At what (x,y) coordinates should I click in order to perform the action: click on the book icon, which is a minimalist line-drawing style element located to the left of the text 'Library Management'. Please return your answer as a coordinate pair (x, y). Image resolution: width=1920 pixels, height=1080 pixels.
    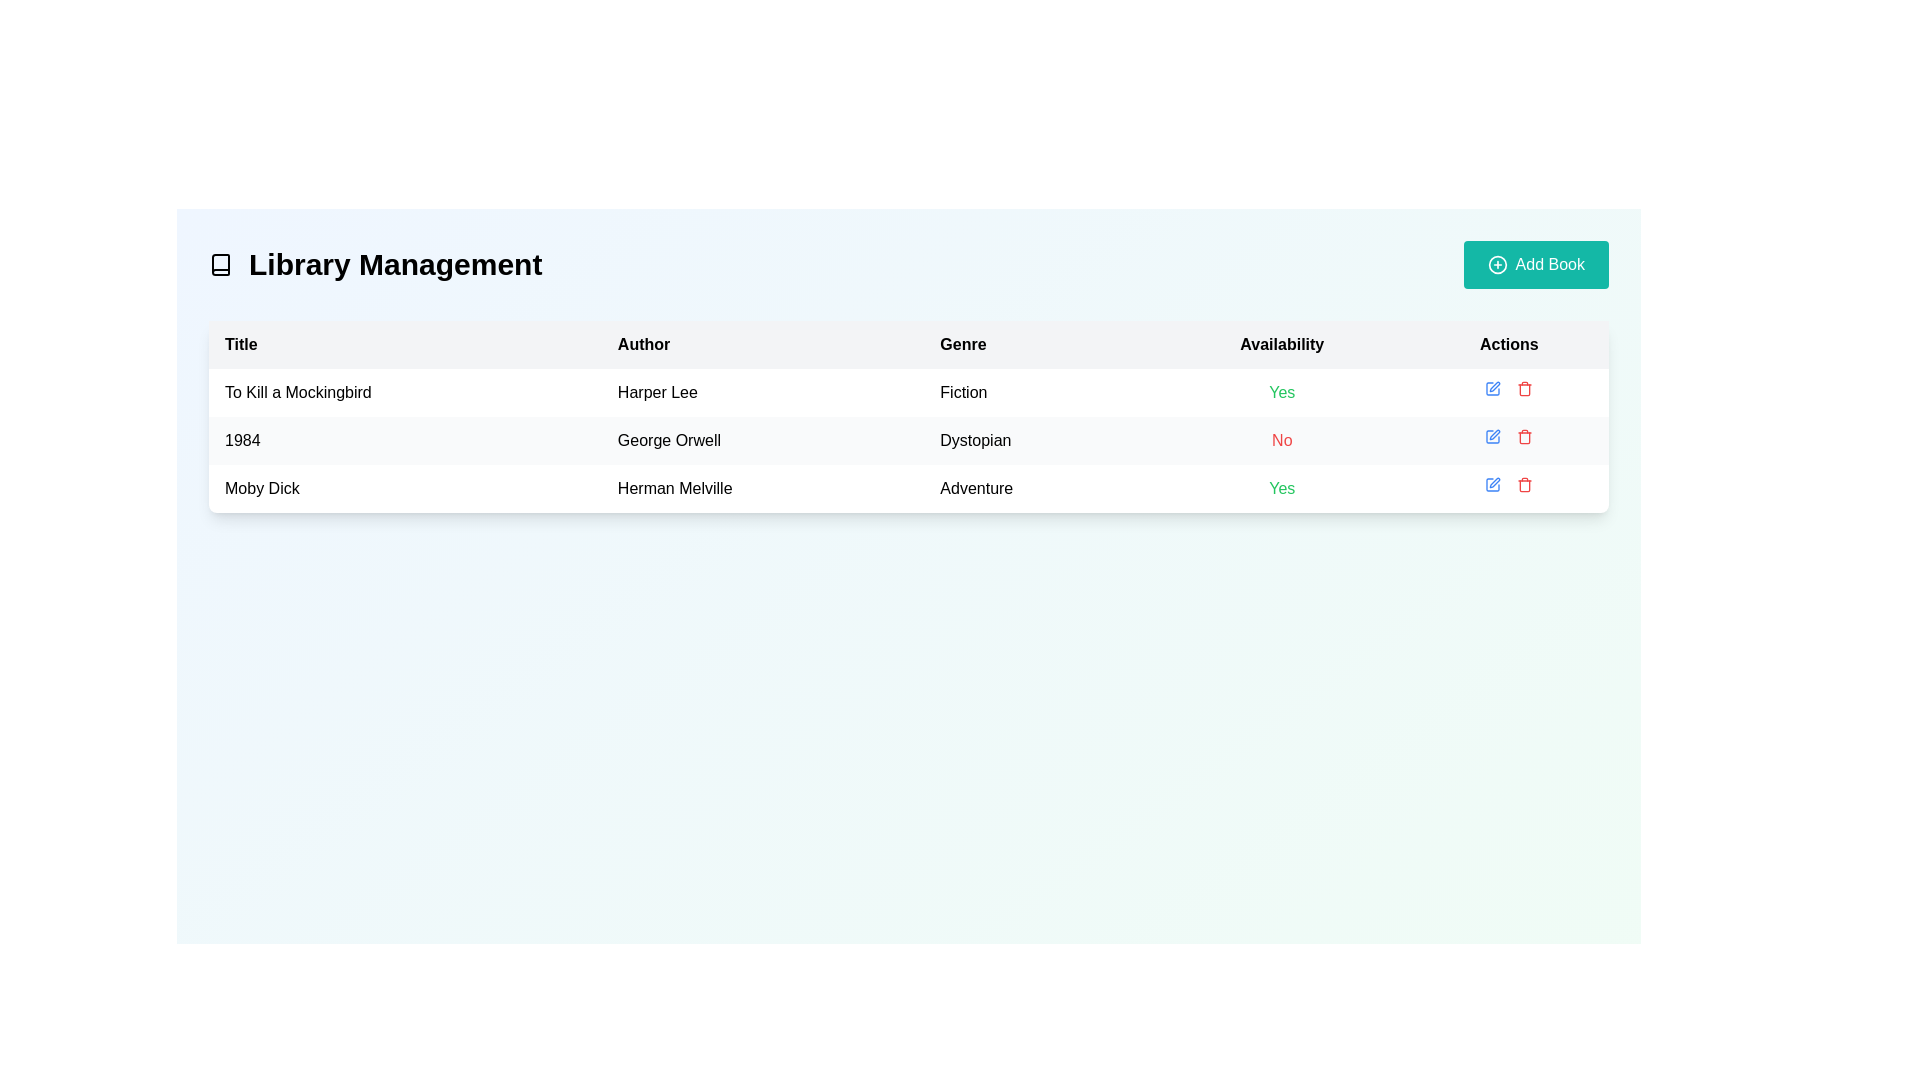
    Looking at the image, I should click on (220, 264).